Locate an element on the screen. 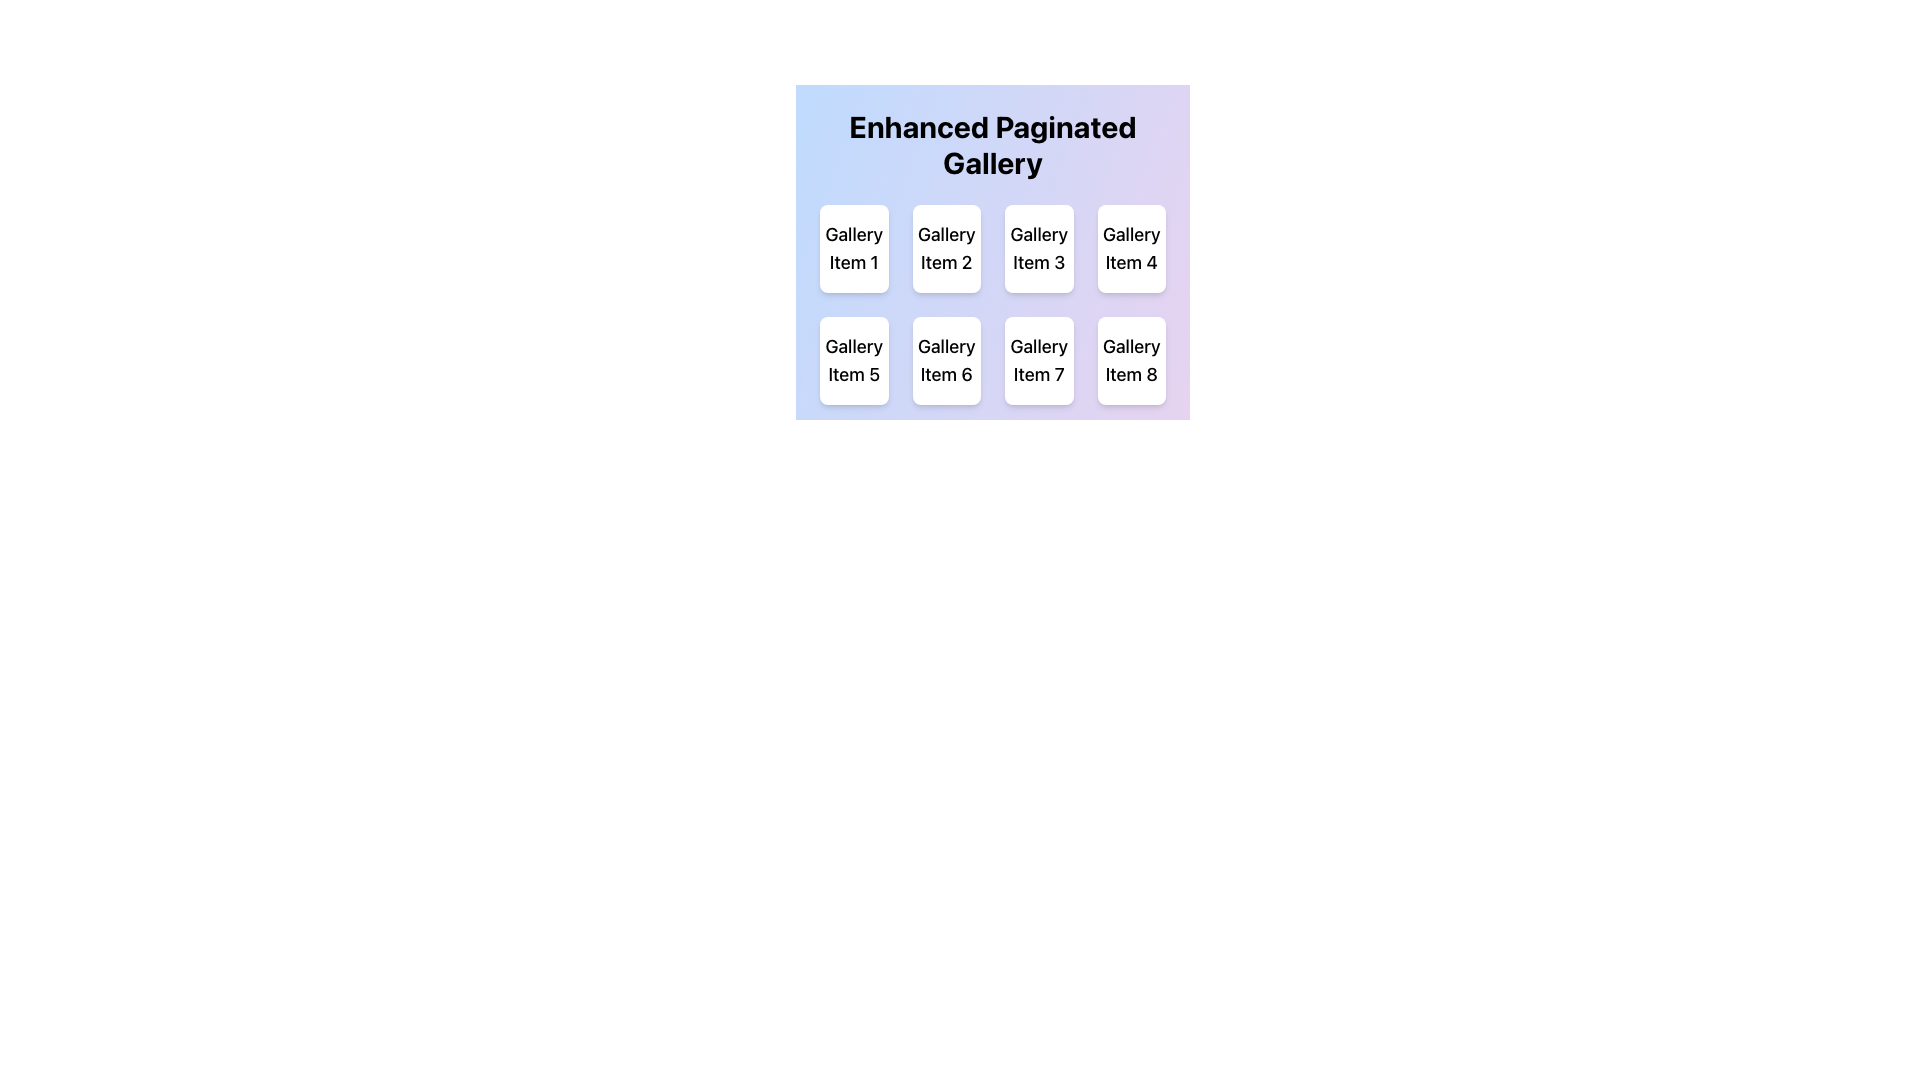 The width and height of the screenshot is (1920, 1080). the text label that identifies 'Gallery Item 6', located in the second row and second column of the grid layout is located at coordinates (945, 361).